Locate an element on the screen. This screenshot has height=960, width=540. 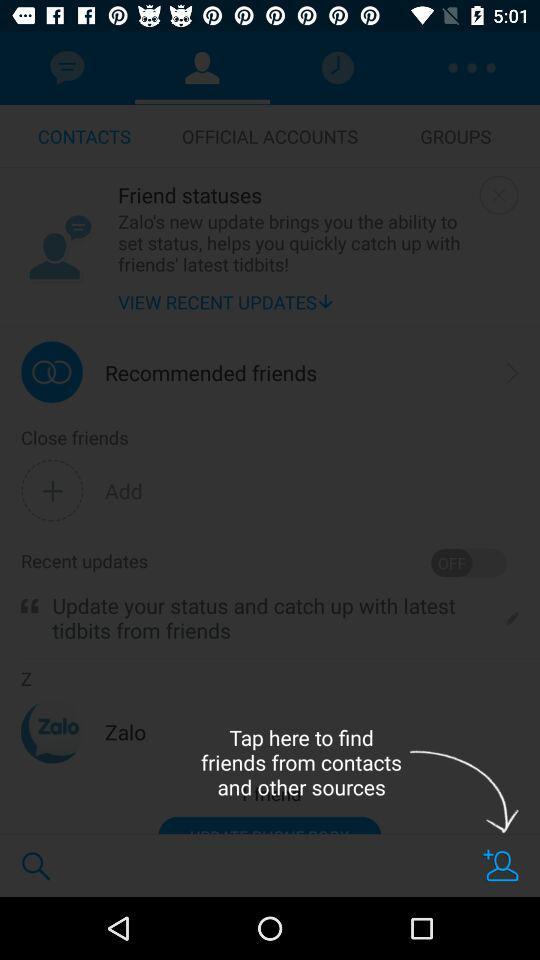
item to the right of contacts item is located at coordinates (270, 135).